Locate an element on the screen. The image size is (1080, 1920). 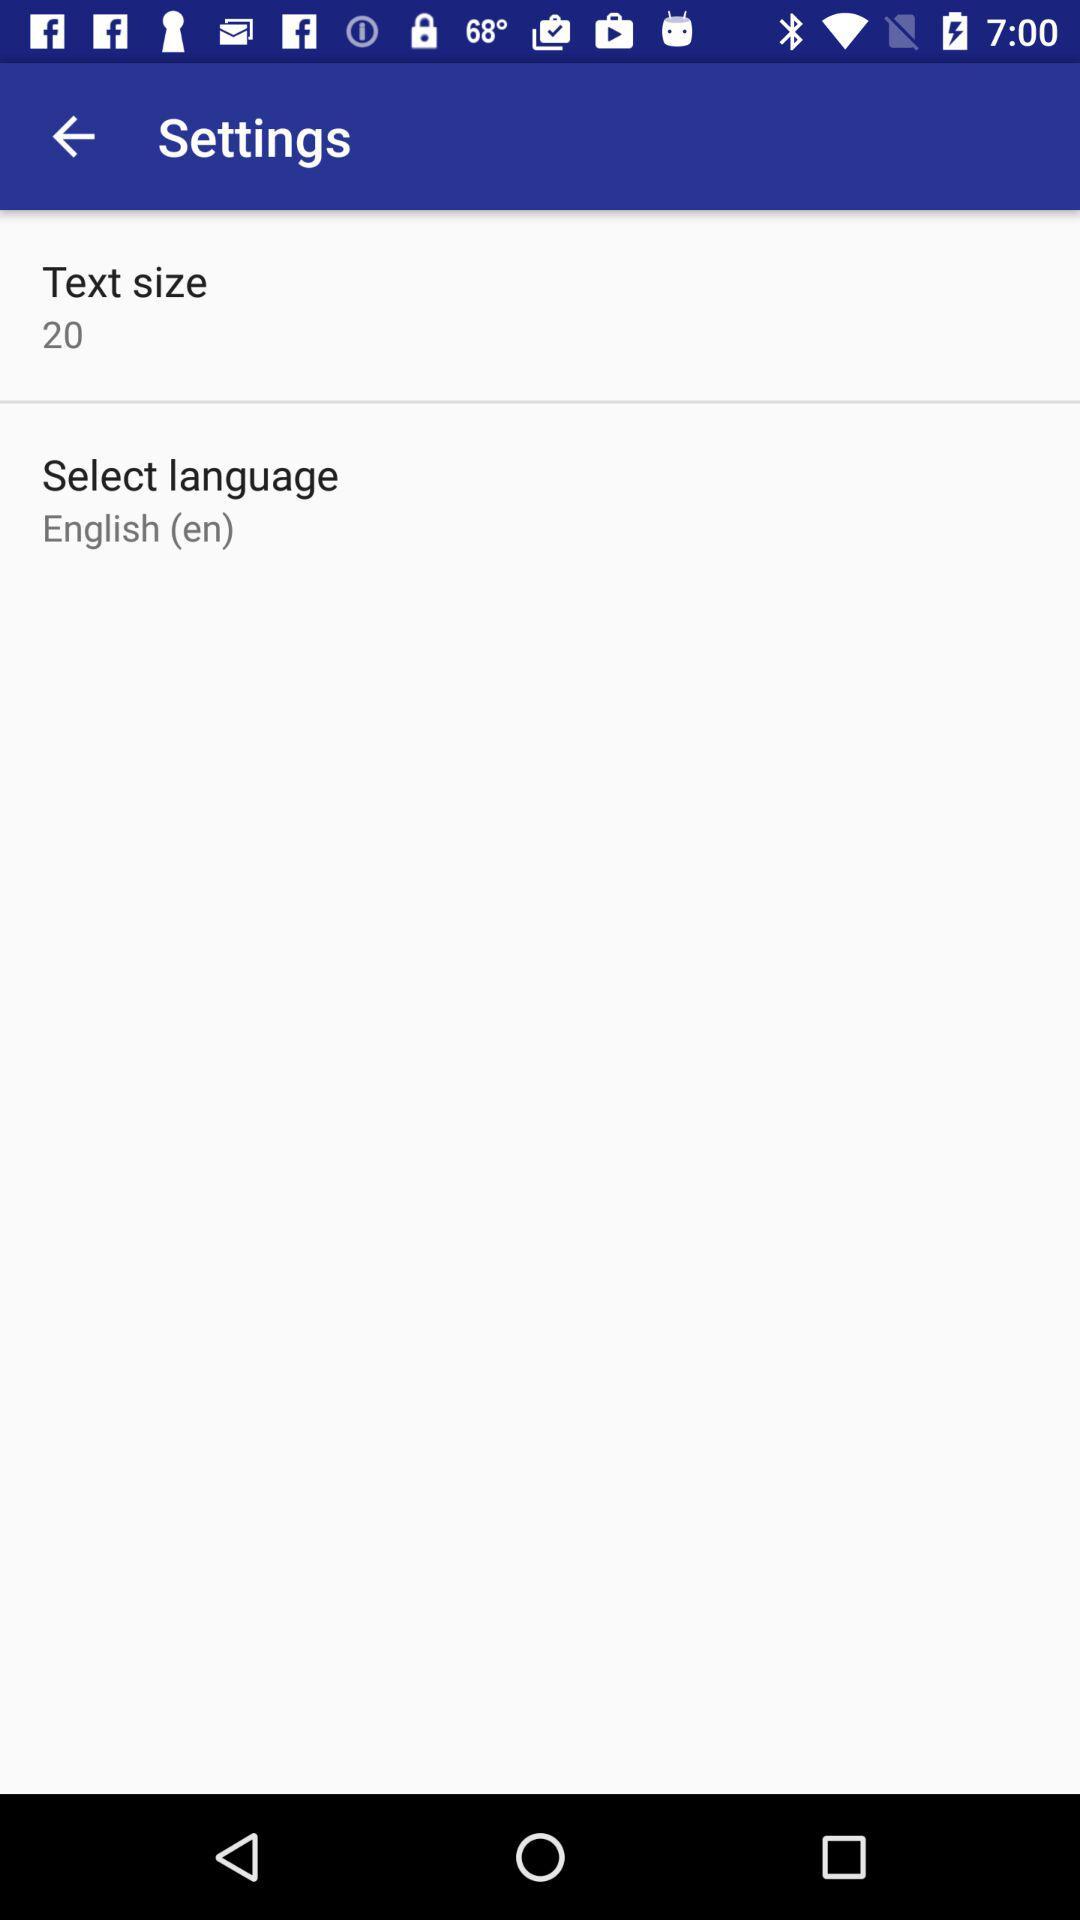
item above the 20 item is located at coordinates (124, 279).